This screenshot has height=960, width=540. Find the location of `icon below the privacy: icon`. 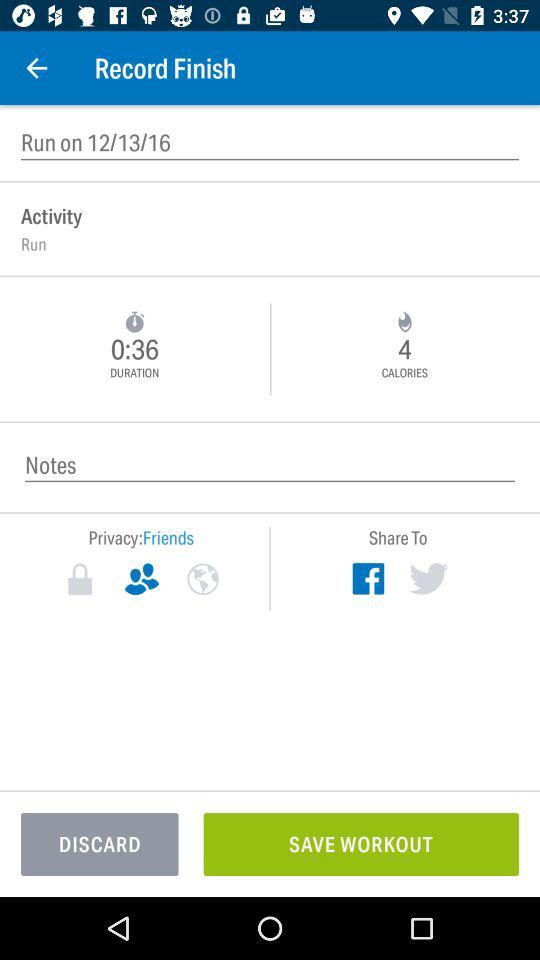

icon below the privacy: icon is located at coordinates (140, 579).